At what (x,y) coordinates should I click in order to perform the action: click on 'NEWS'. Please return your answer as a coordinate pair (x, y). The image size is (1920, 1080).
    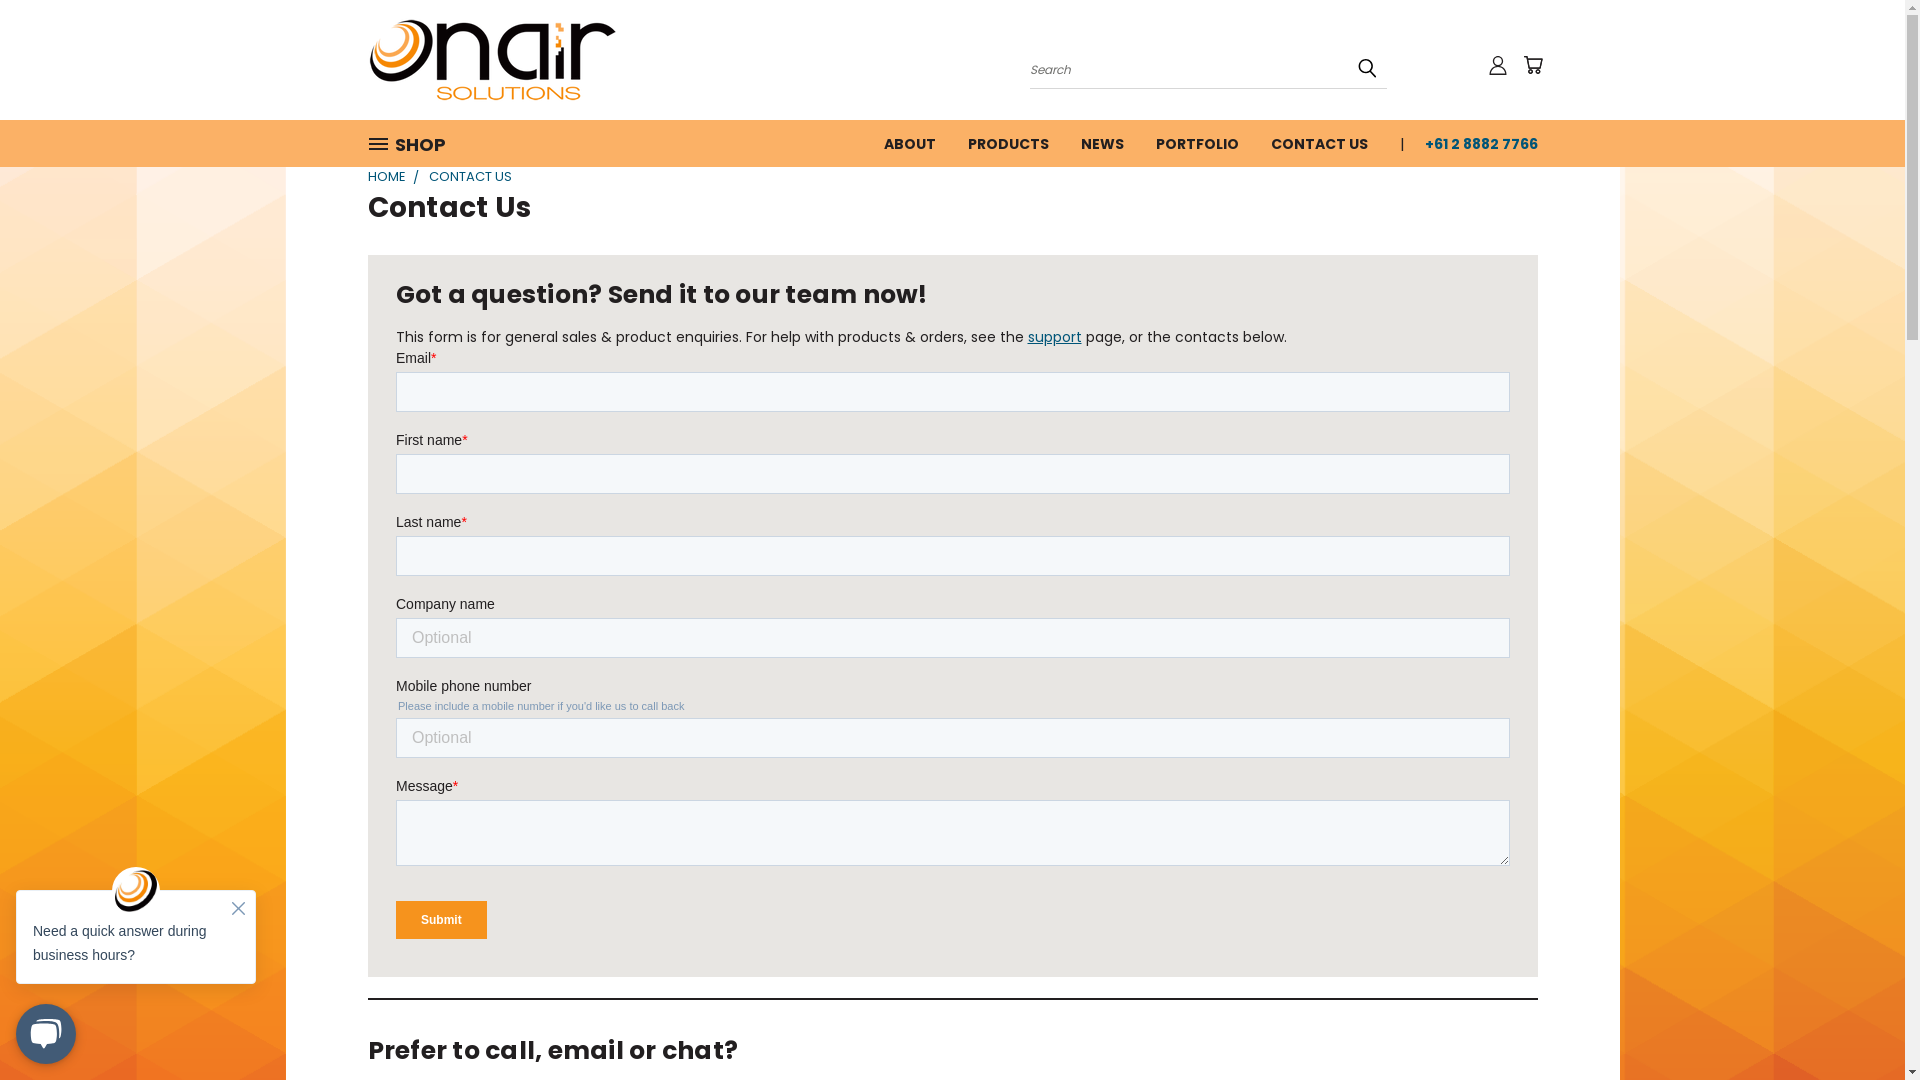
    Looking at the image, I should click on (1063, 141).